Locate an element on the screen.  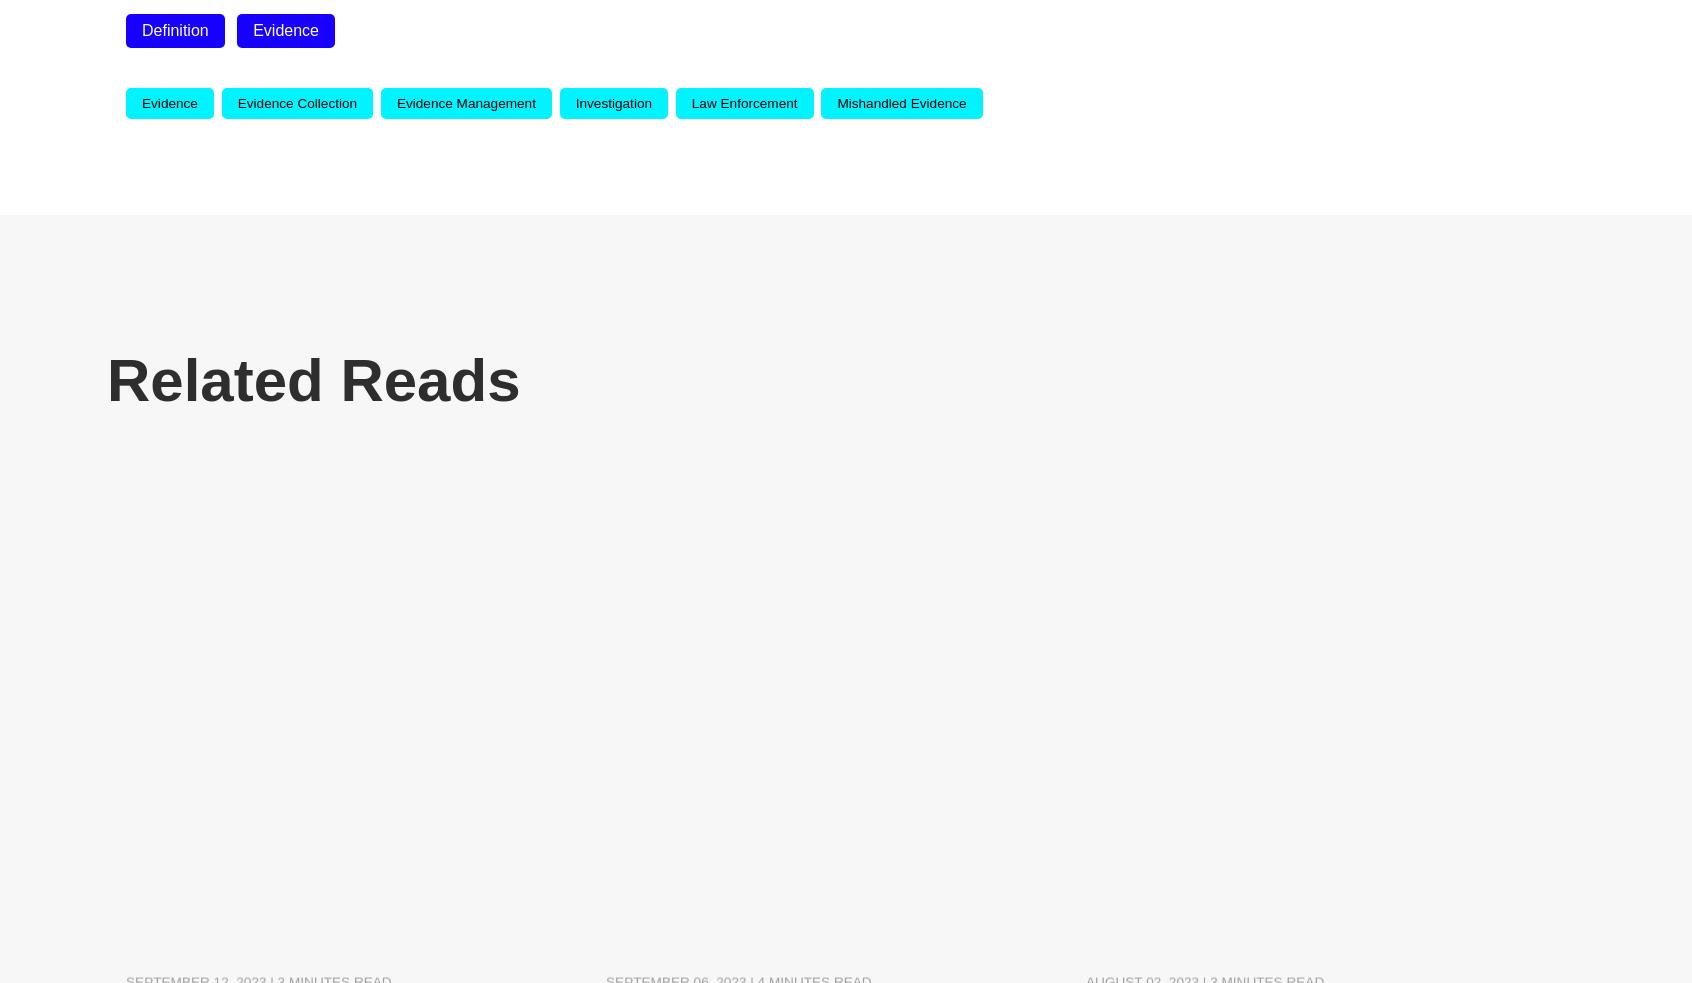
'Law Enforcement' is located at coordinates (691, 102).